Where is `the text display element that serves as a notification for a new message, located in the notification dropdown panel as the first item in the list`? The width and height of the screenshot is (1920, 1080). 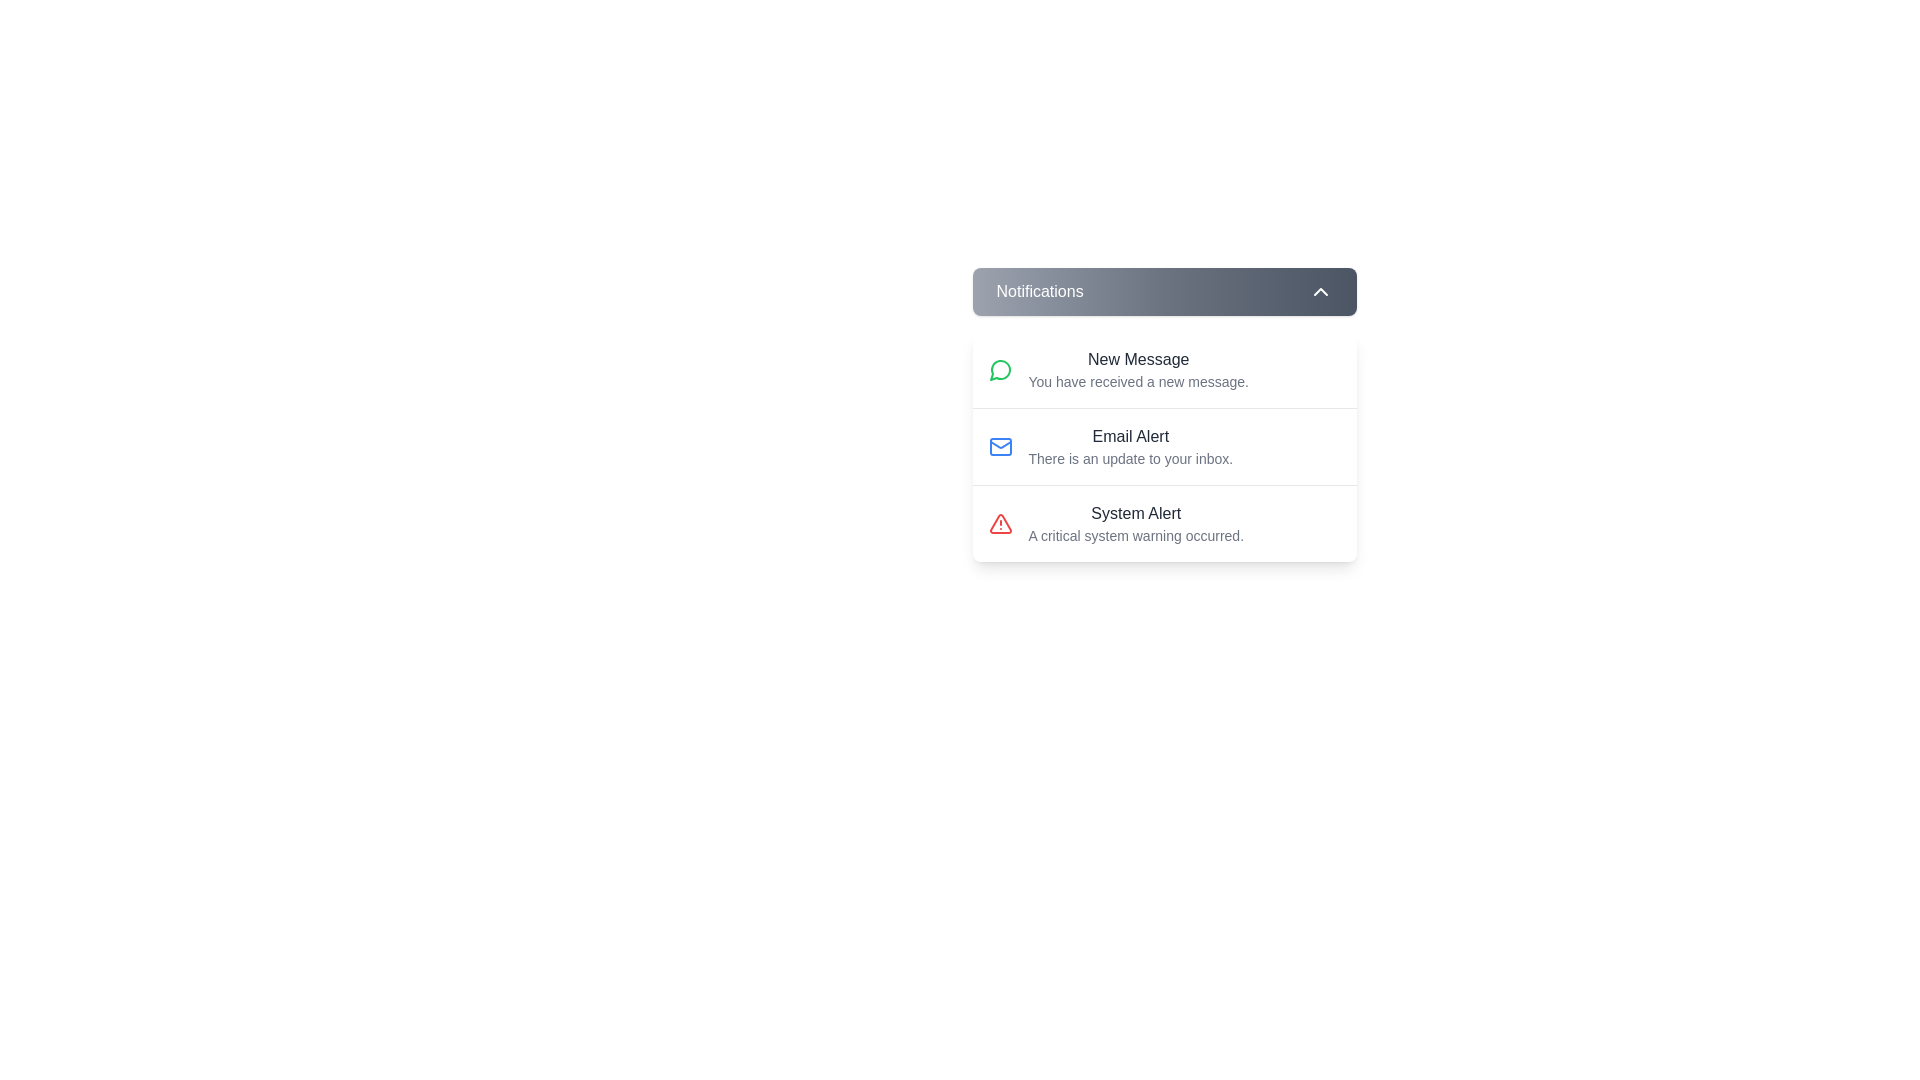 the text display element that serves as a notification for a new message, located in the notification dropdown panel as the first item in the list is located at coordinates (1138, 370).